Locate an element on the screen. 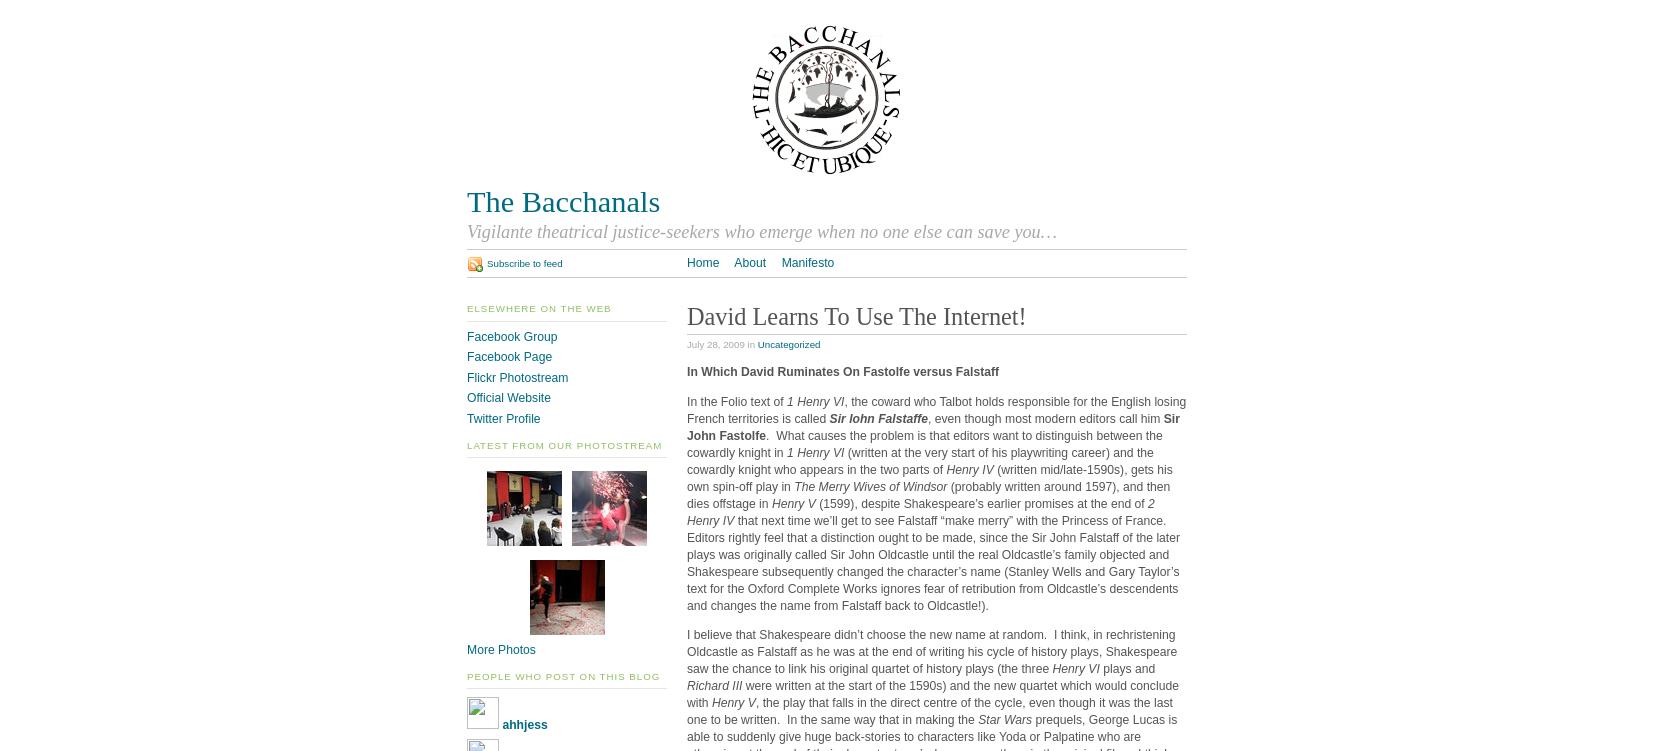  '(written at the very start of his playwriting career) and the cowardly knight who appears in the two parts of' is located at coordinates (918, 460).